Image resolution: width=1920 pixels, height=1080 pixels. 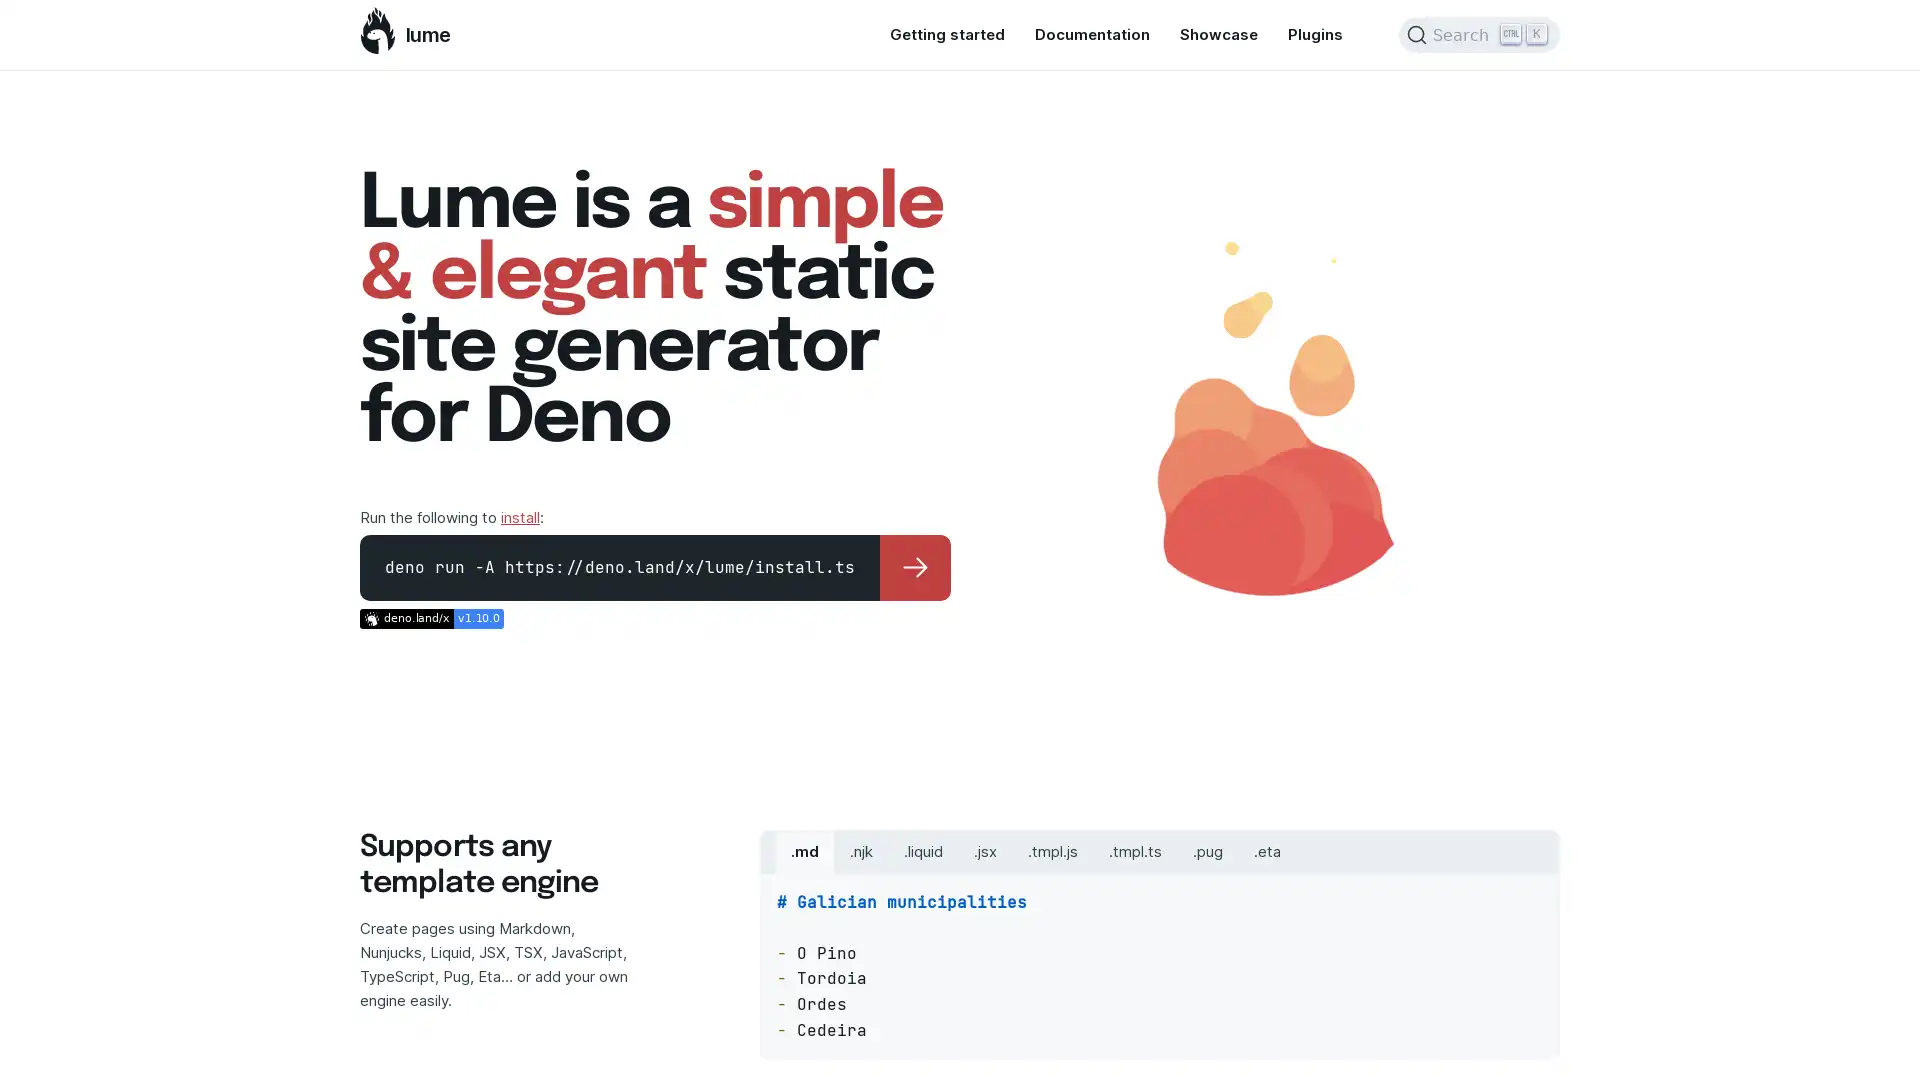 What do you see at coordinates (805, 851) in the screenshot?
I see `.md` at bounding box center [805, 851].